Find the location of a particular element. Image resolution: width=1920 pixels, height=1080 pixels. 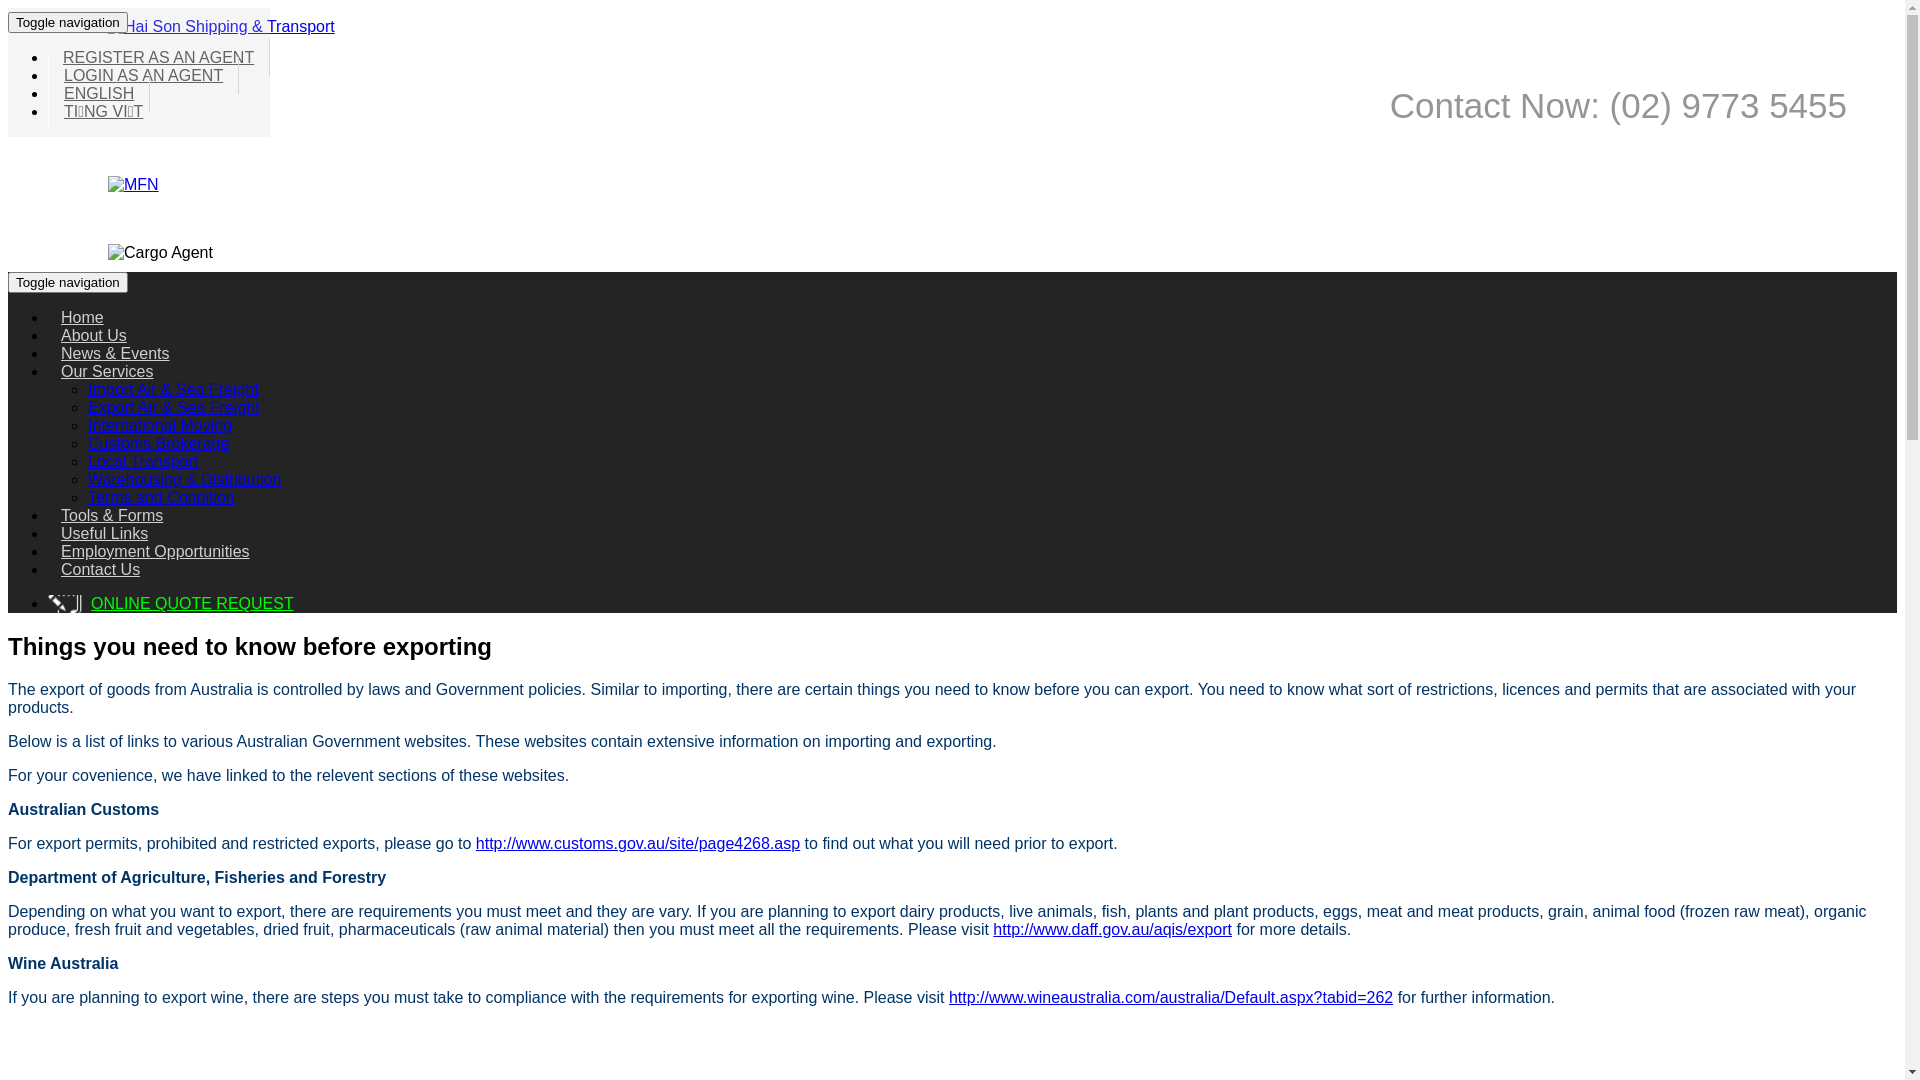

'Export Air & Sea Freight' is located at coordinates (86, 406).